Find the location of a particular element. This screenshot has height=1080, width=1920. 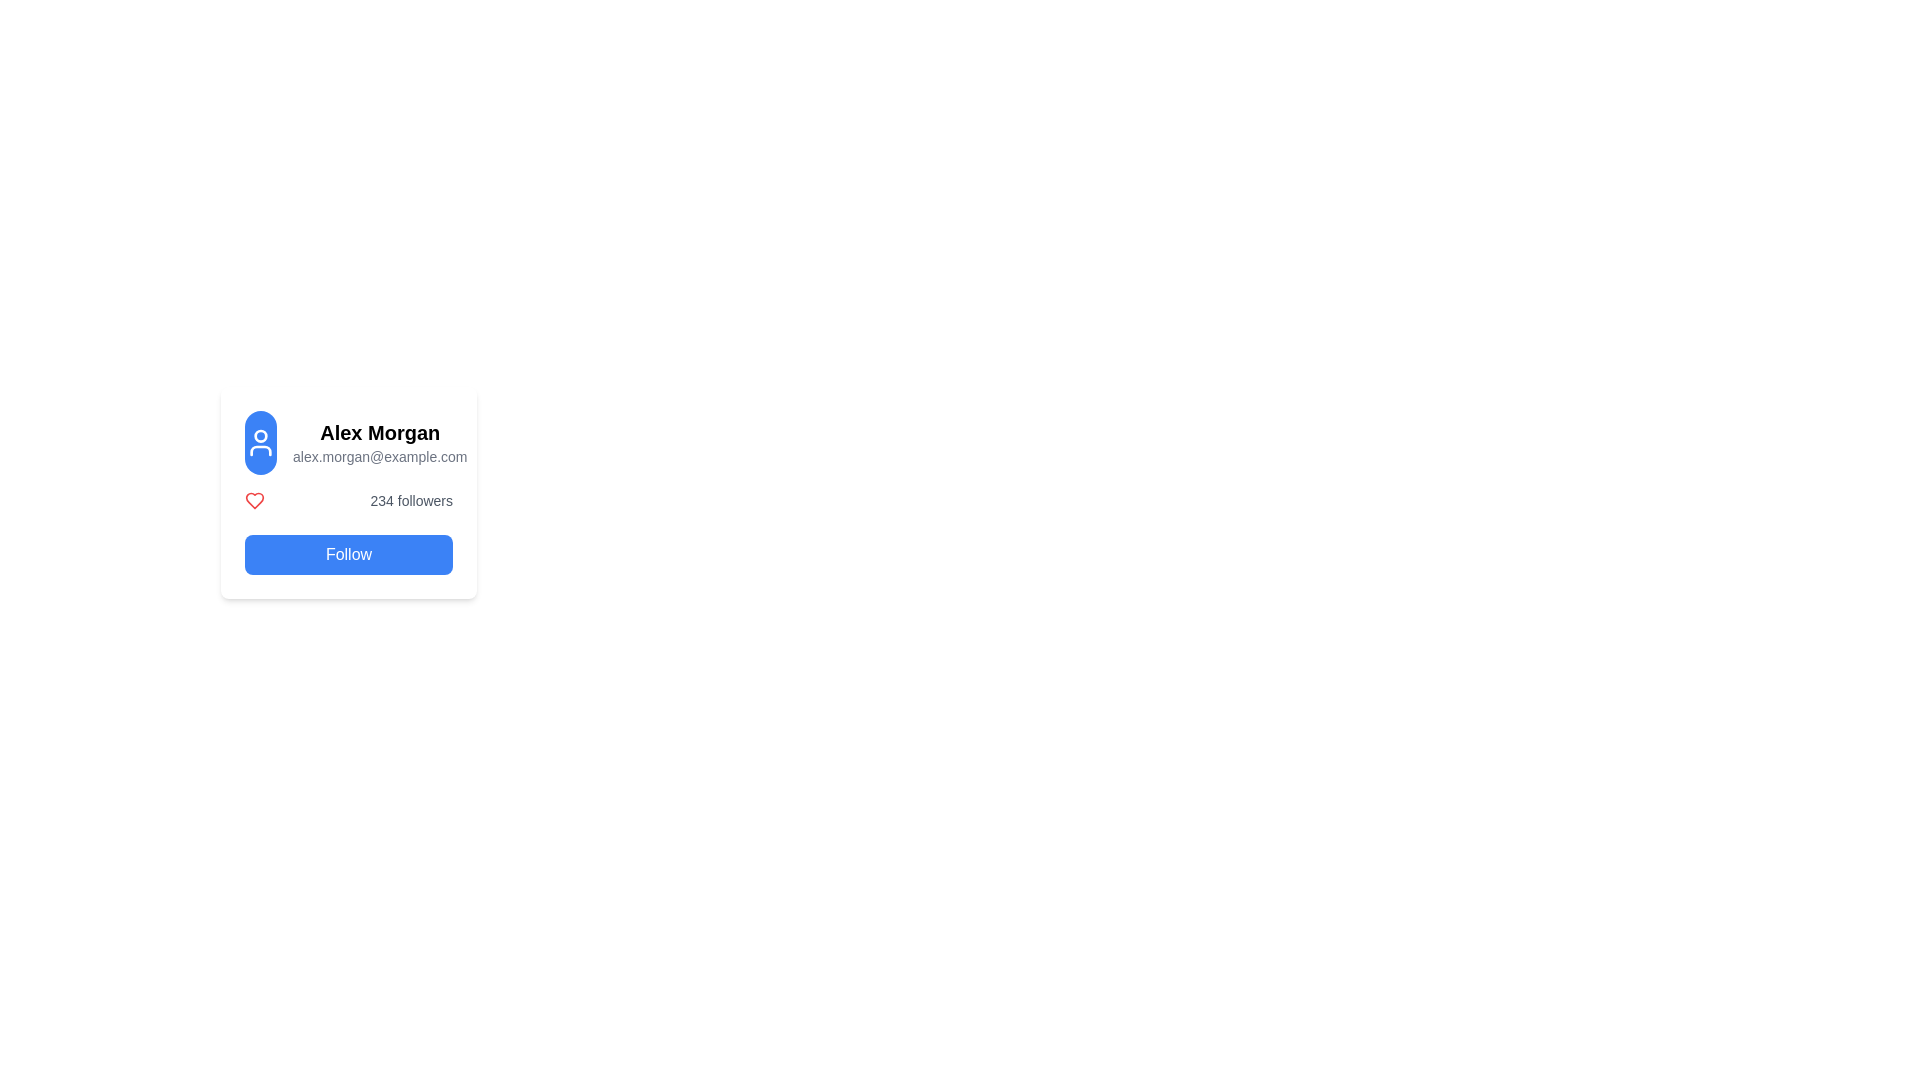

the blue rectangular 'Follow' button with white text centered on it, located below the follower count and heart icon is located at coordinates (349, 555).